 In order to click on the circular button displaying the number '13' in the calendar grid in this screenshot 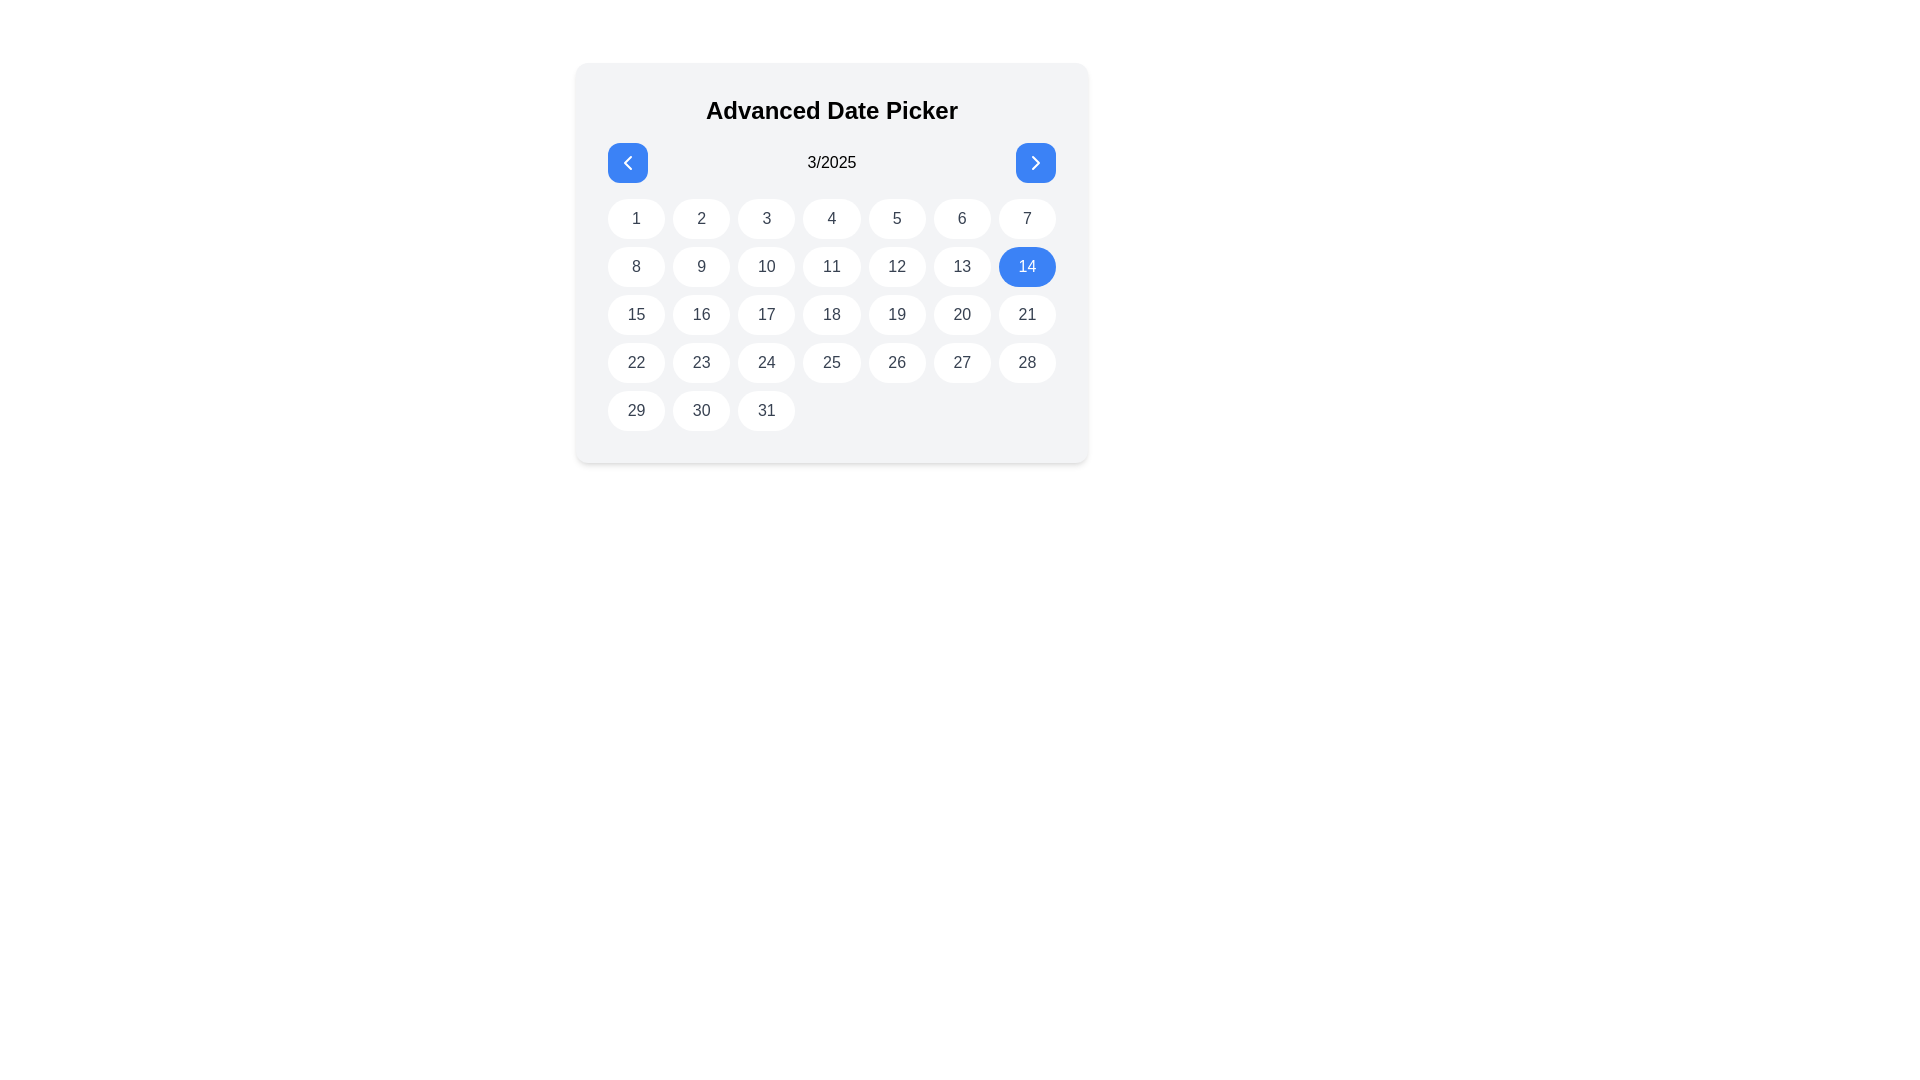, I will do `click(961, 265)`.